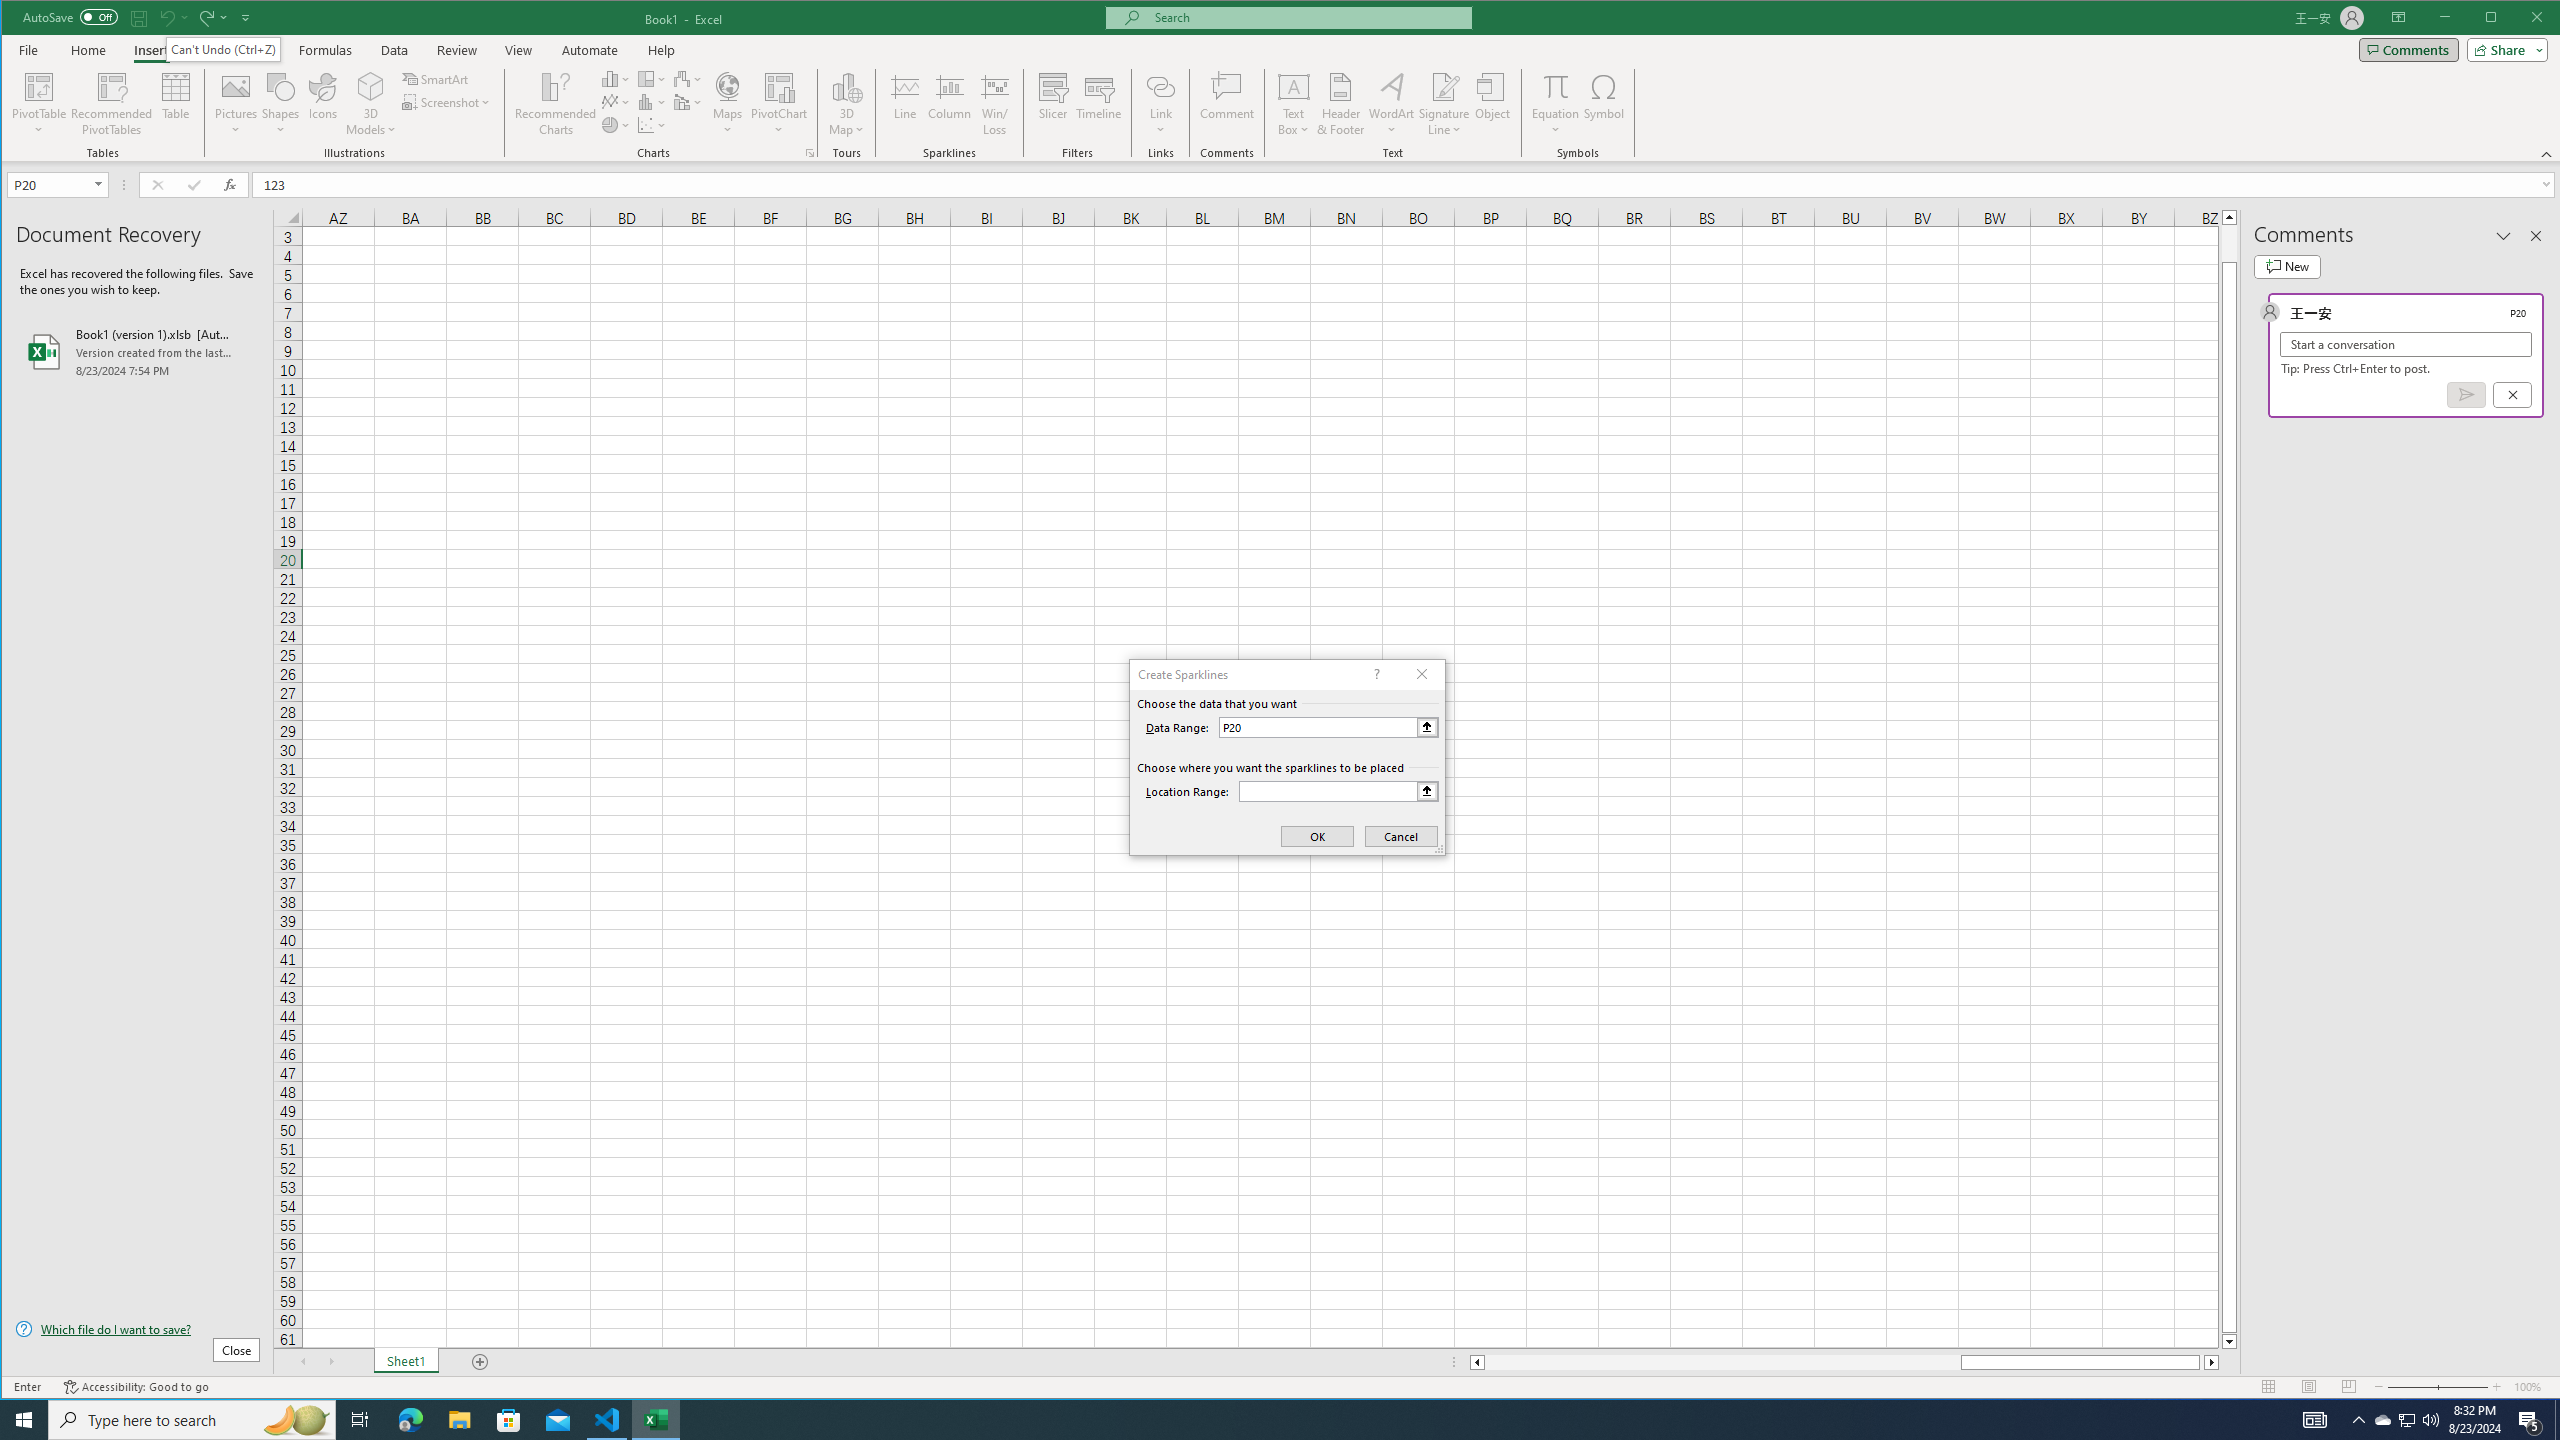  I want to click on 'Header & Footer...', so click(1341, 103).